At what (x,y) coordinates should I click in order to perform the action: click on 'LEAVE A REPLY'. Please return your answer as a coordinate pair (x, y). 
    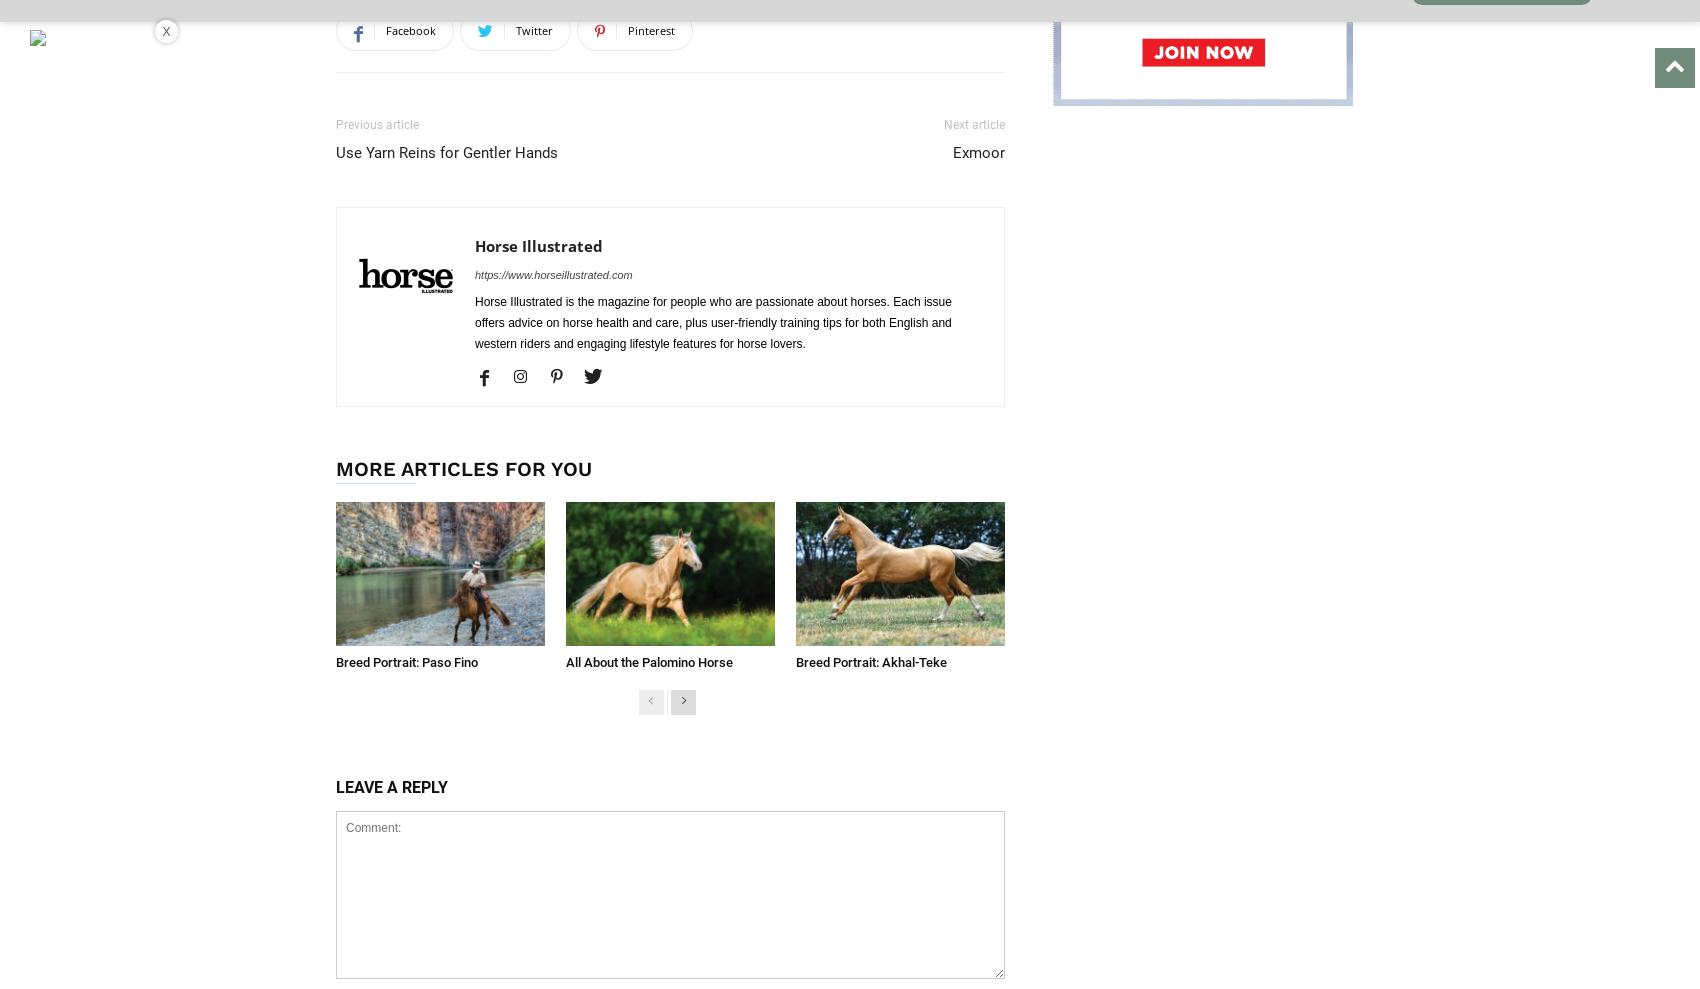
    Looking at the image, I should click on (391, 786).